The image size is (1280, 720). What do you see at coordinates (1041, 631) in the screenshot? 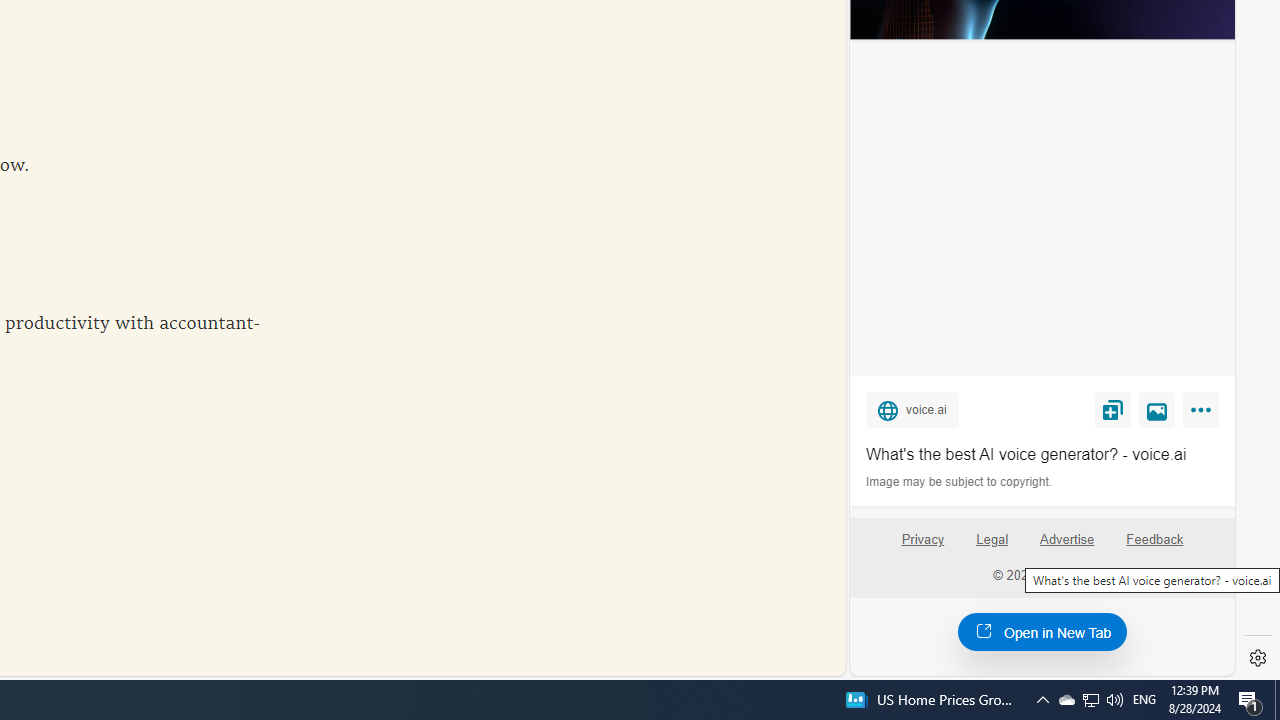
I see `'Open in New Tab'` at bounding box center [1041, 631].